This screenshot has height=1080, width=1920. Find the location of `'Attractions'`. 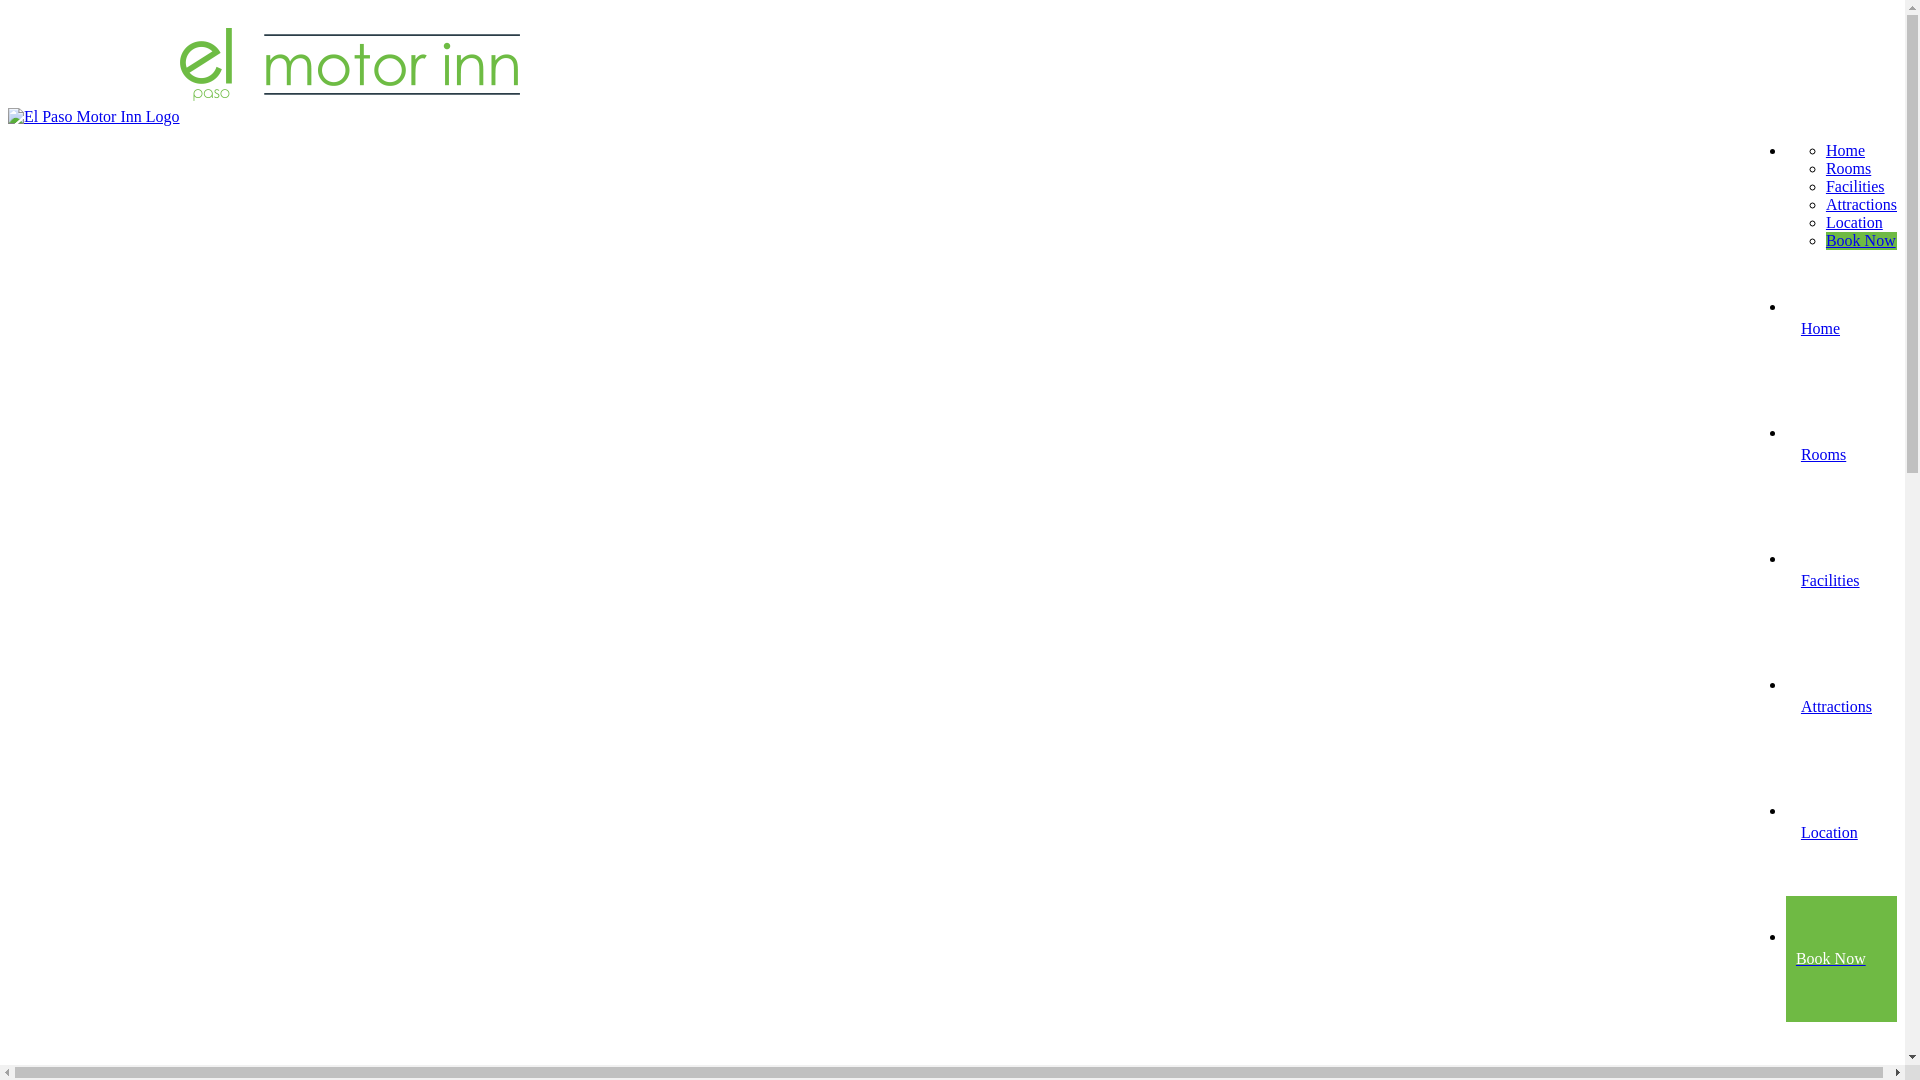

'Attractions' is located at coordinates (1860, 204).